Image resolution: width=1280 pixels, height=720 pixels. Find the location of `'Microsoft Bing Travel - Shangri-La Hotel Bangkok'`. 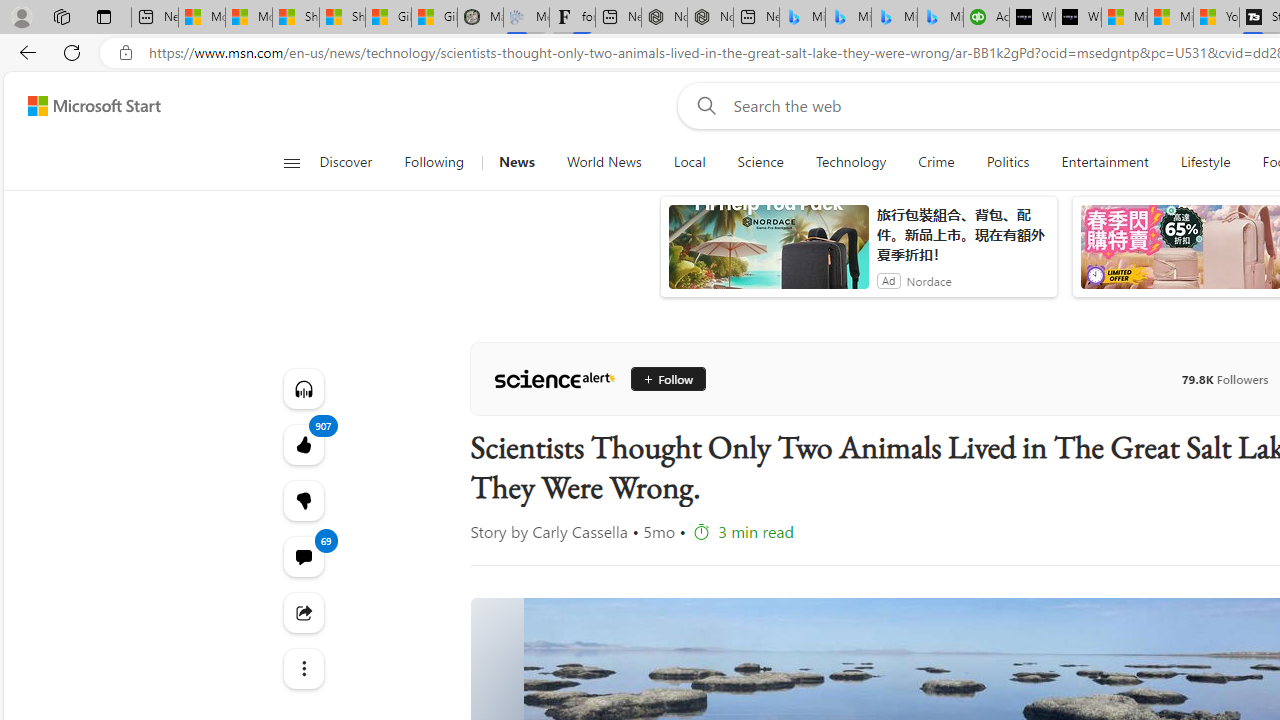

'Microsoft Bing Travel - Shangri-La Hotel Bangkok' is located at coordinates (939, 17).